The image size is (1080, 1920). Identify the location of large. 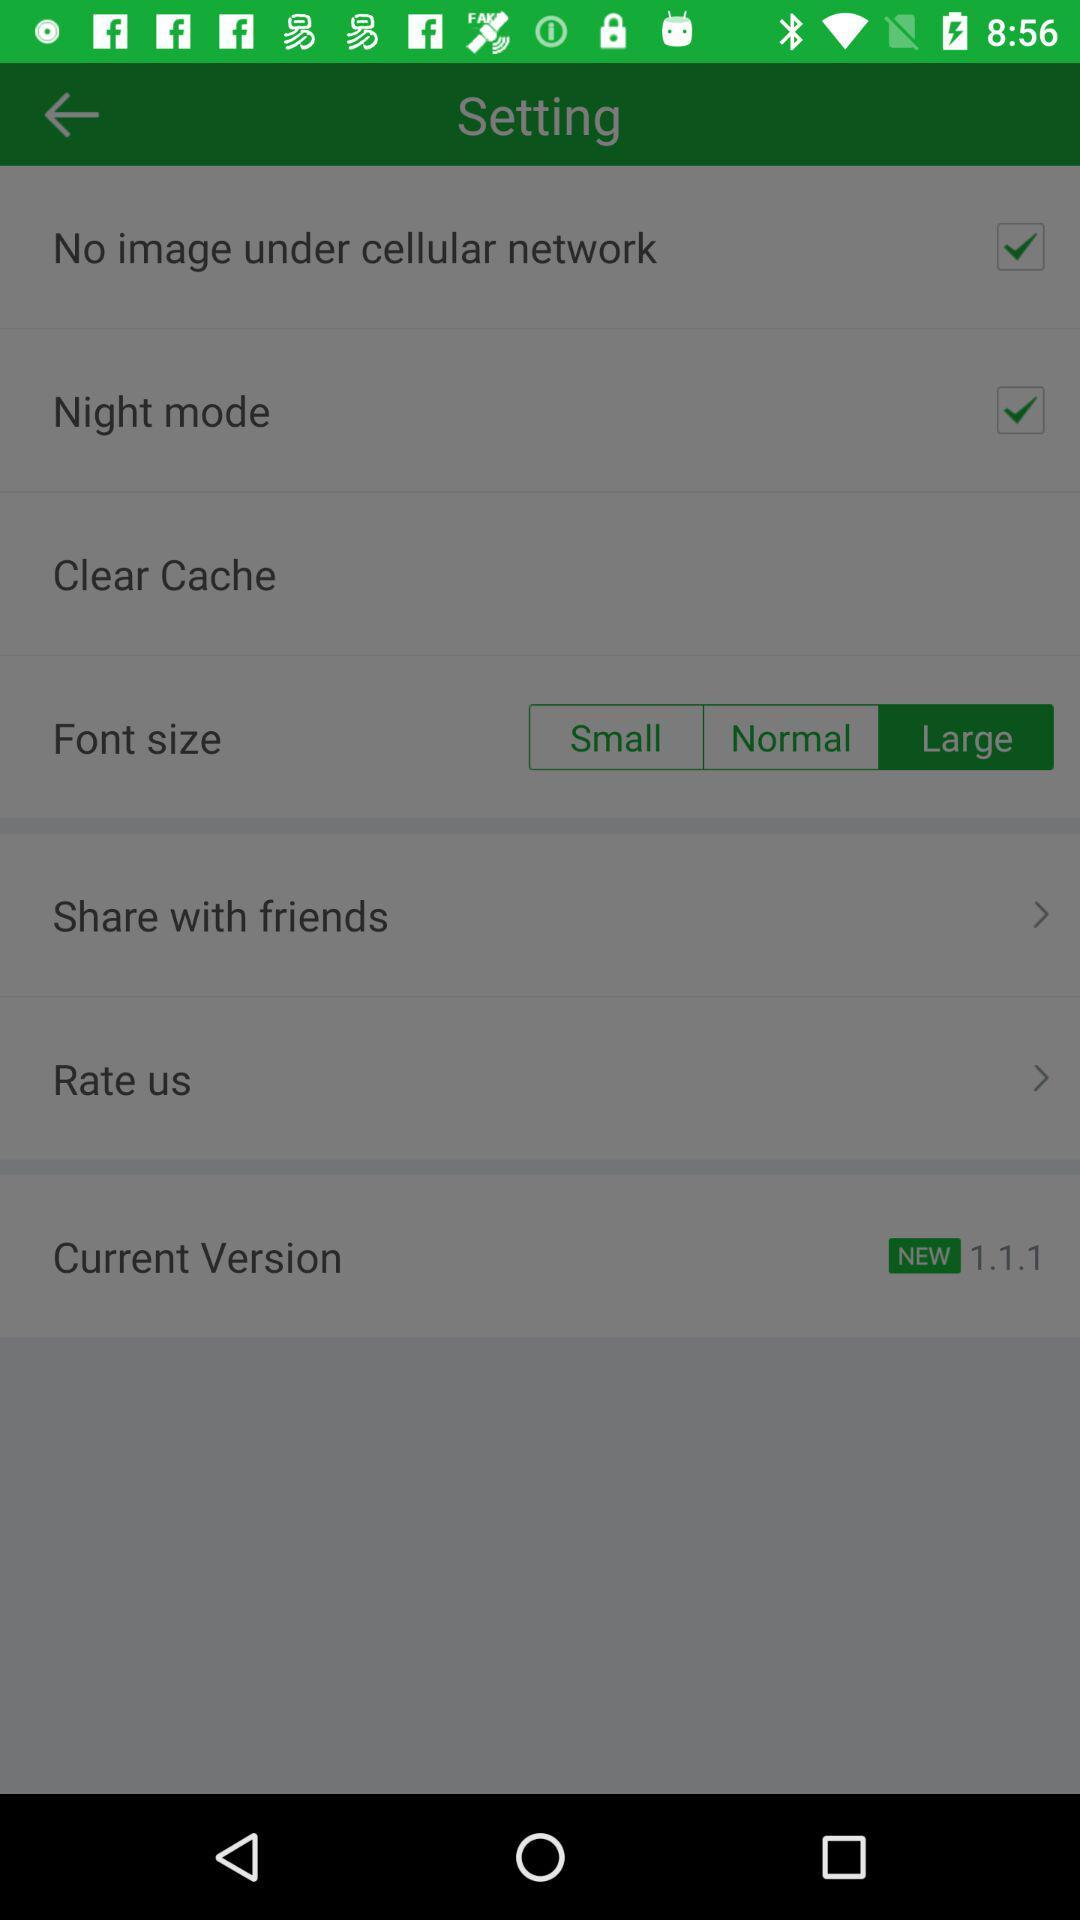
(965, 736).